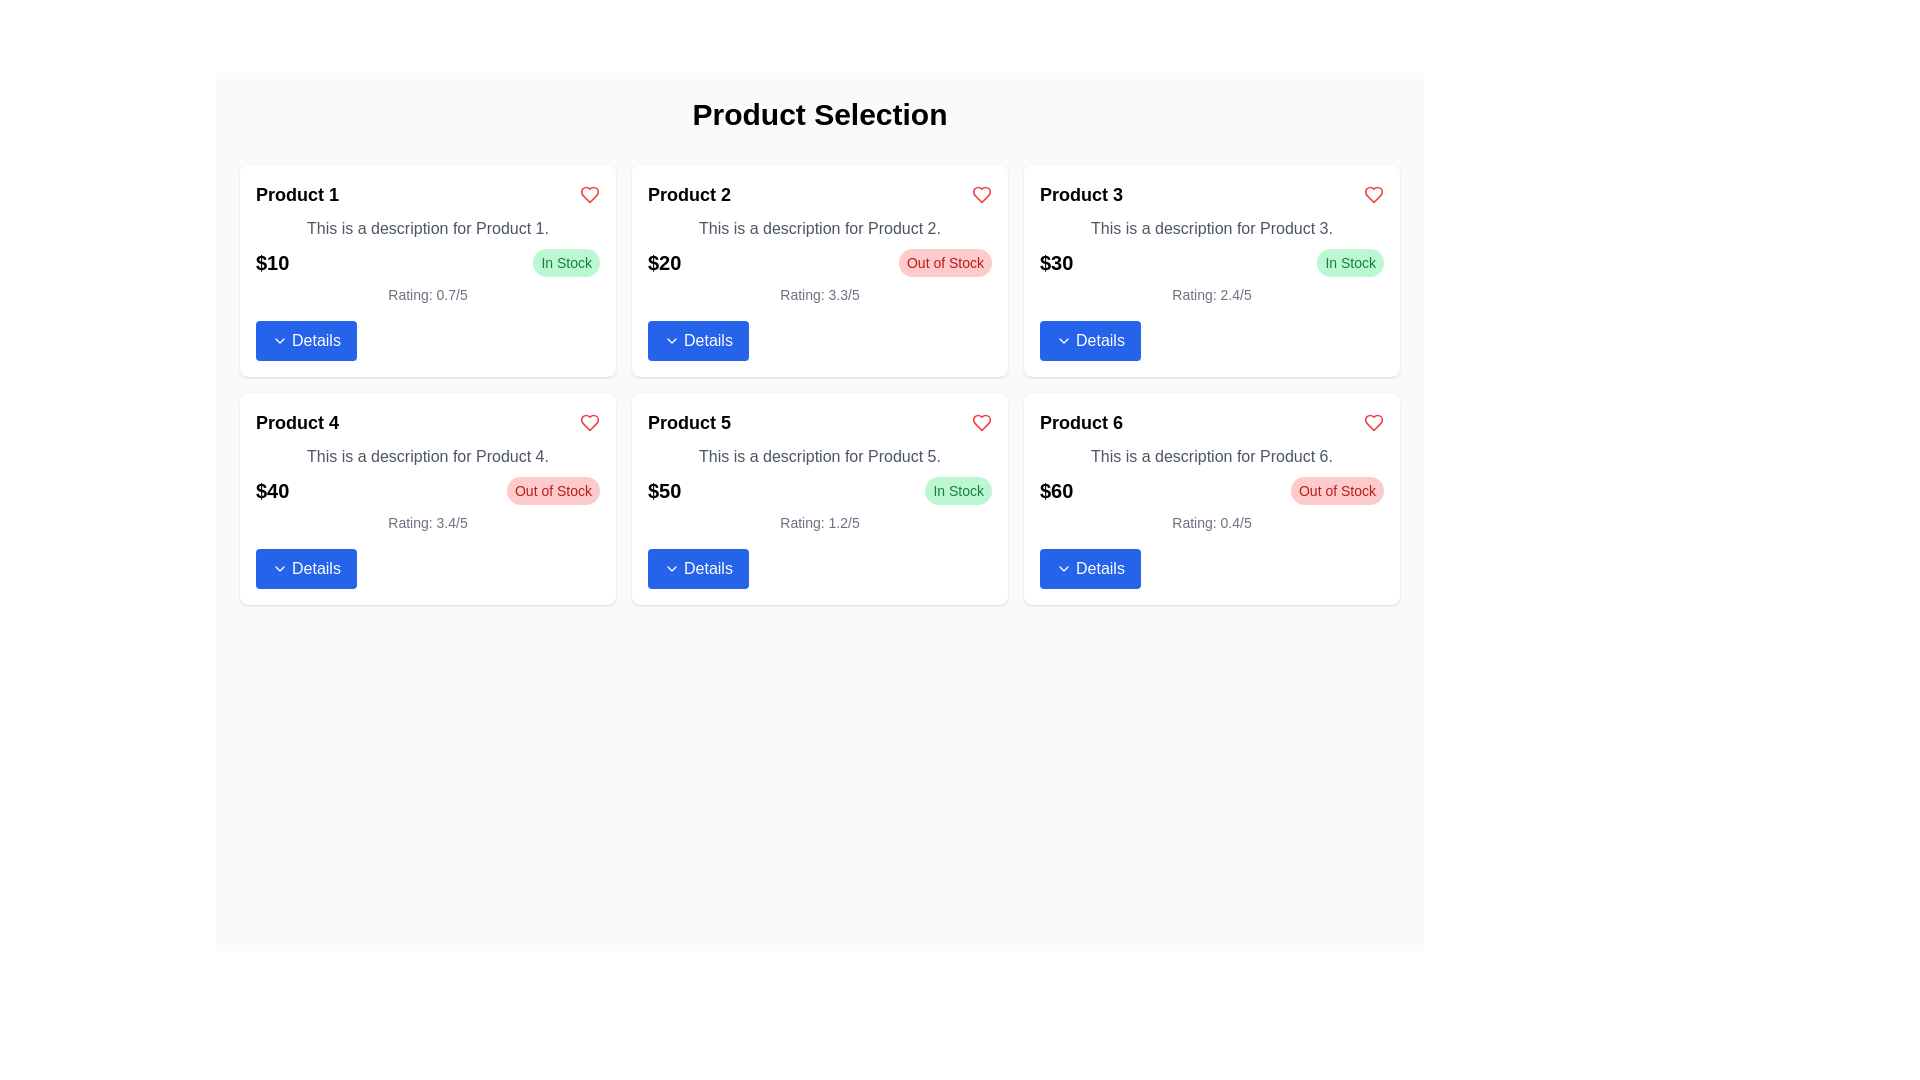 The width and height of the screenshot is (1920, 1080). What do you see at coordinates (1337, 490) in the screenshot?
I see `the 'Out of Stock' badge with a rounded design and red text on a light red background located next to the '$60' price label in Product 6's card` at bounding box center [1337, 490].